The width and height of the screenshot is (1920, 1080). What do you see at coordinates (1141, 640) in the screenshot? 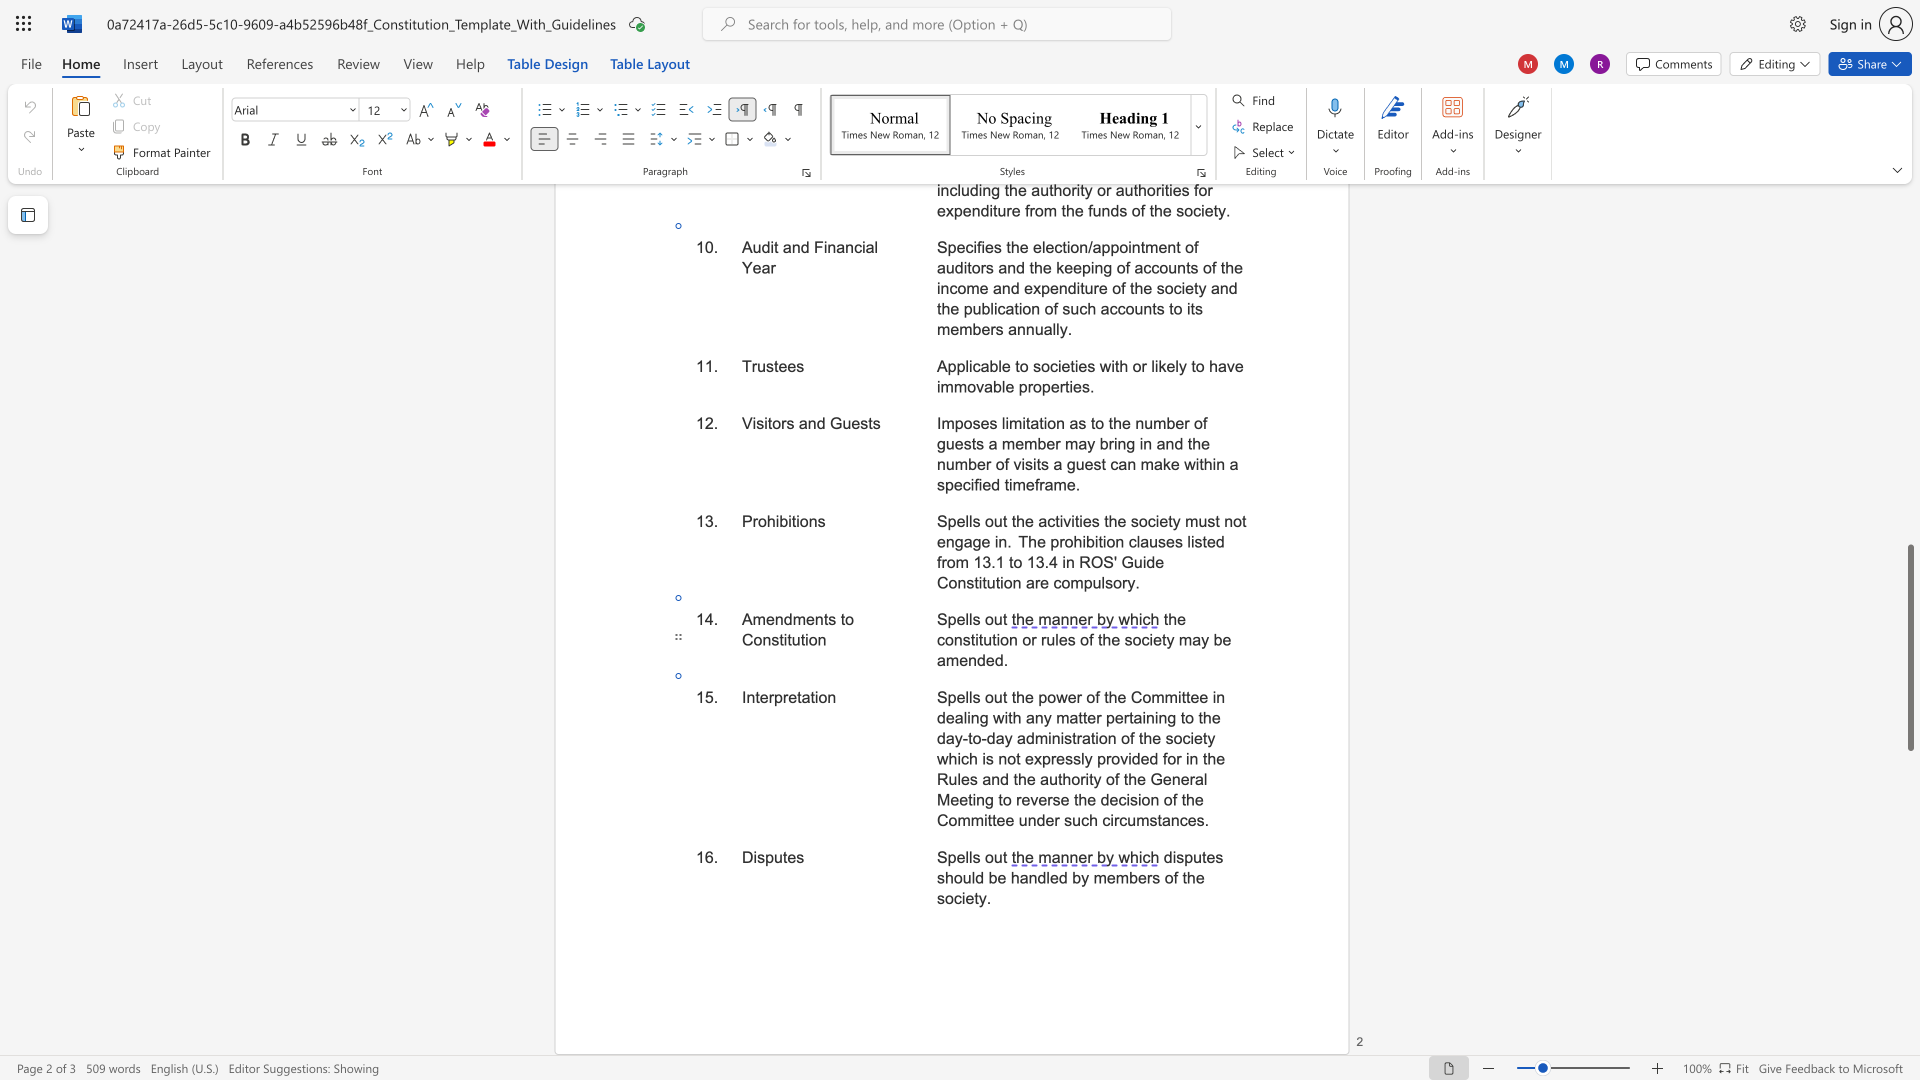
I see `the space between the continuous character "o" and "c" in the text` at bounding box center [1141, 640].